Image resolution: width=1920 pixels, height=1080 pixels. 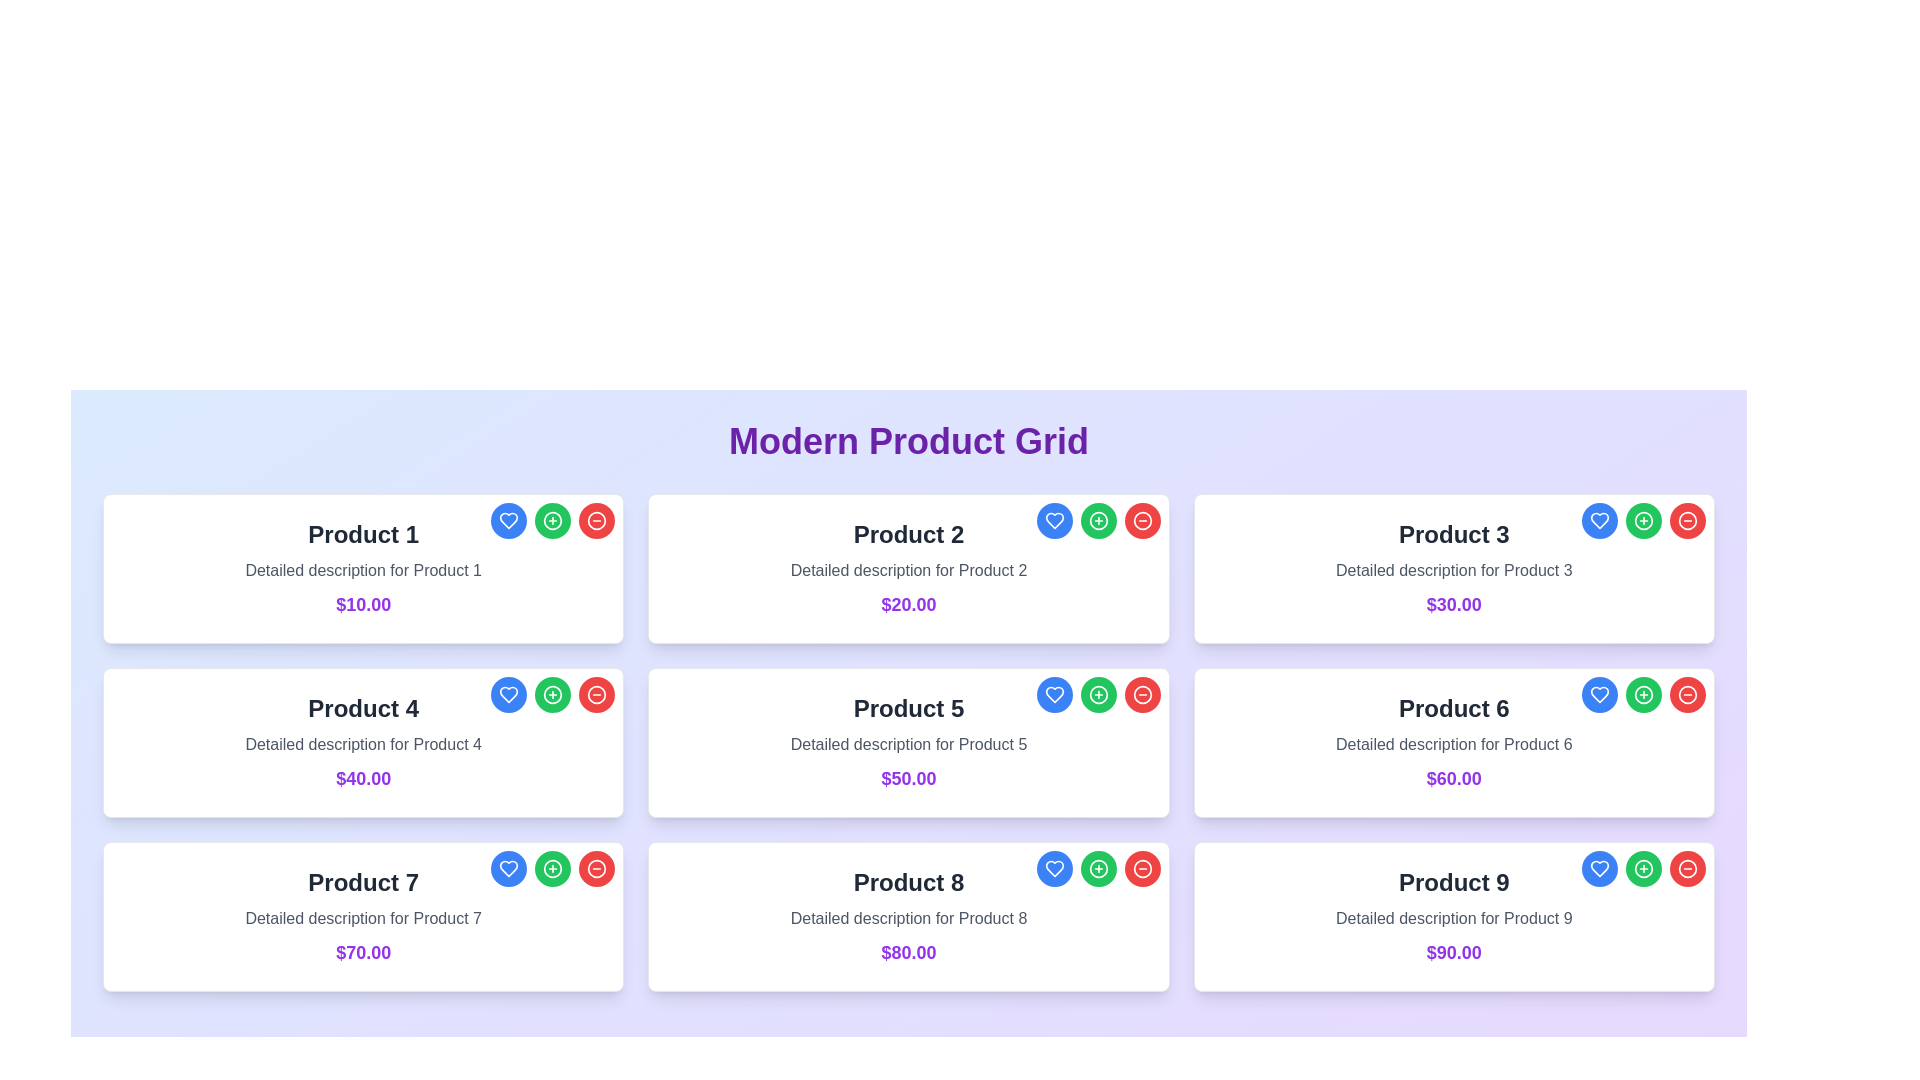 I want to click on the text label providing a description of 'Product 3' located in the third card of the first row, styled with gray text, so click(x=1454, y=570).